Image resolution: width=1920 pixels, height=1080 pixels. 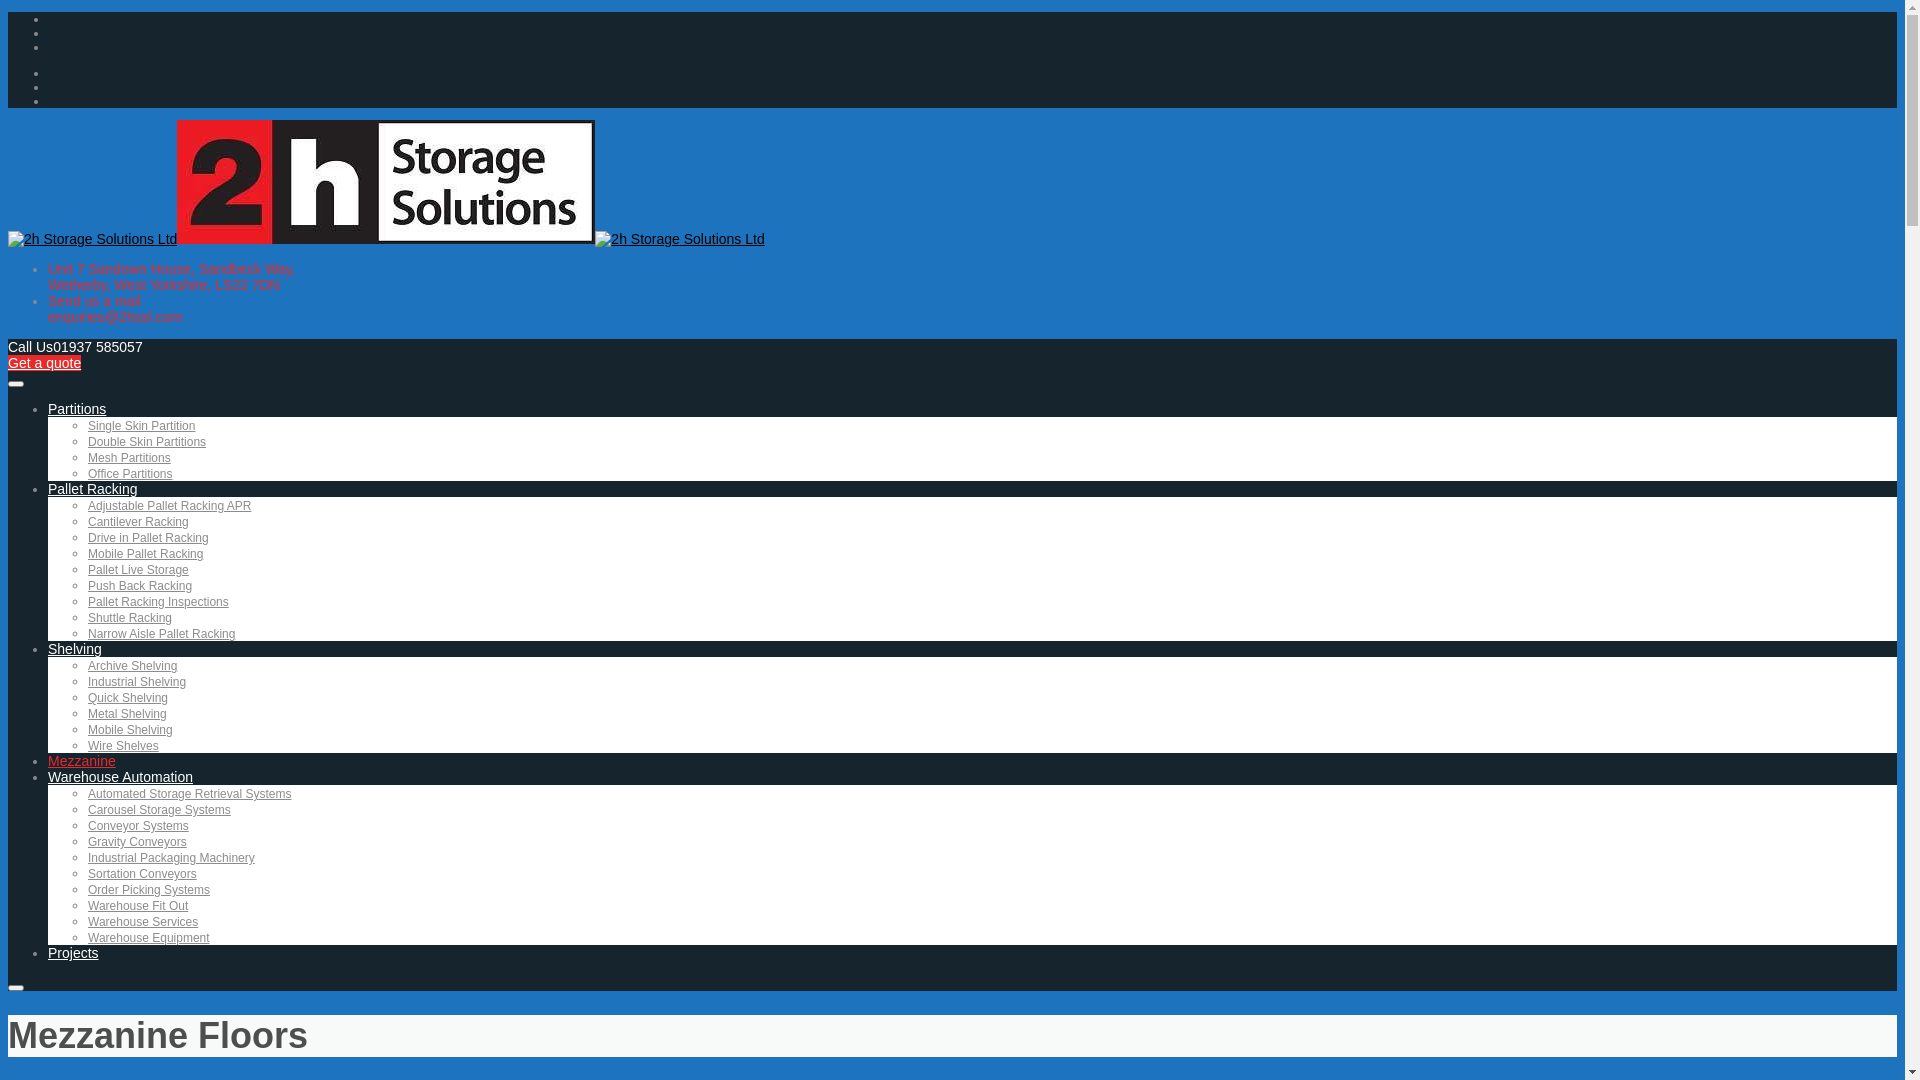 What do you see at coordinates (141, 873) in the screenshot?
I see `'Sortation Conveyors'` at bounding box center [141, 873].